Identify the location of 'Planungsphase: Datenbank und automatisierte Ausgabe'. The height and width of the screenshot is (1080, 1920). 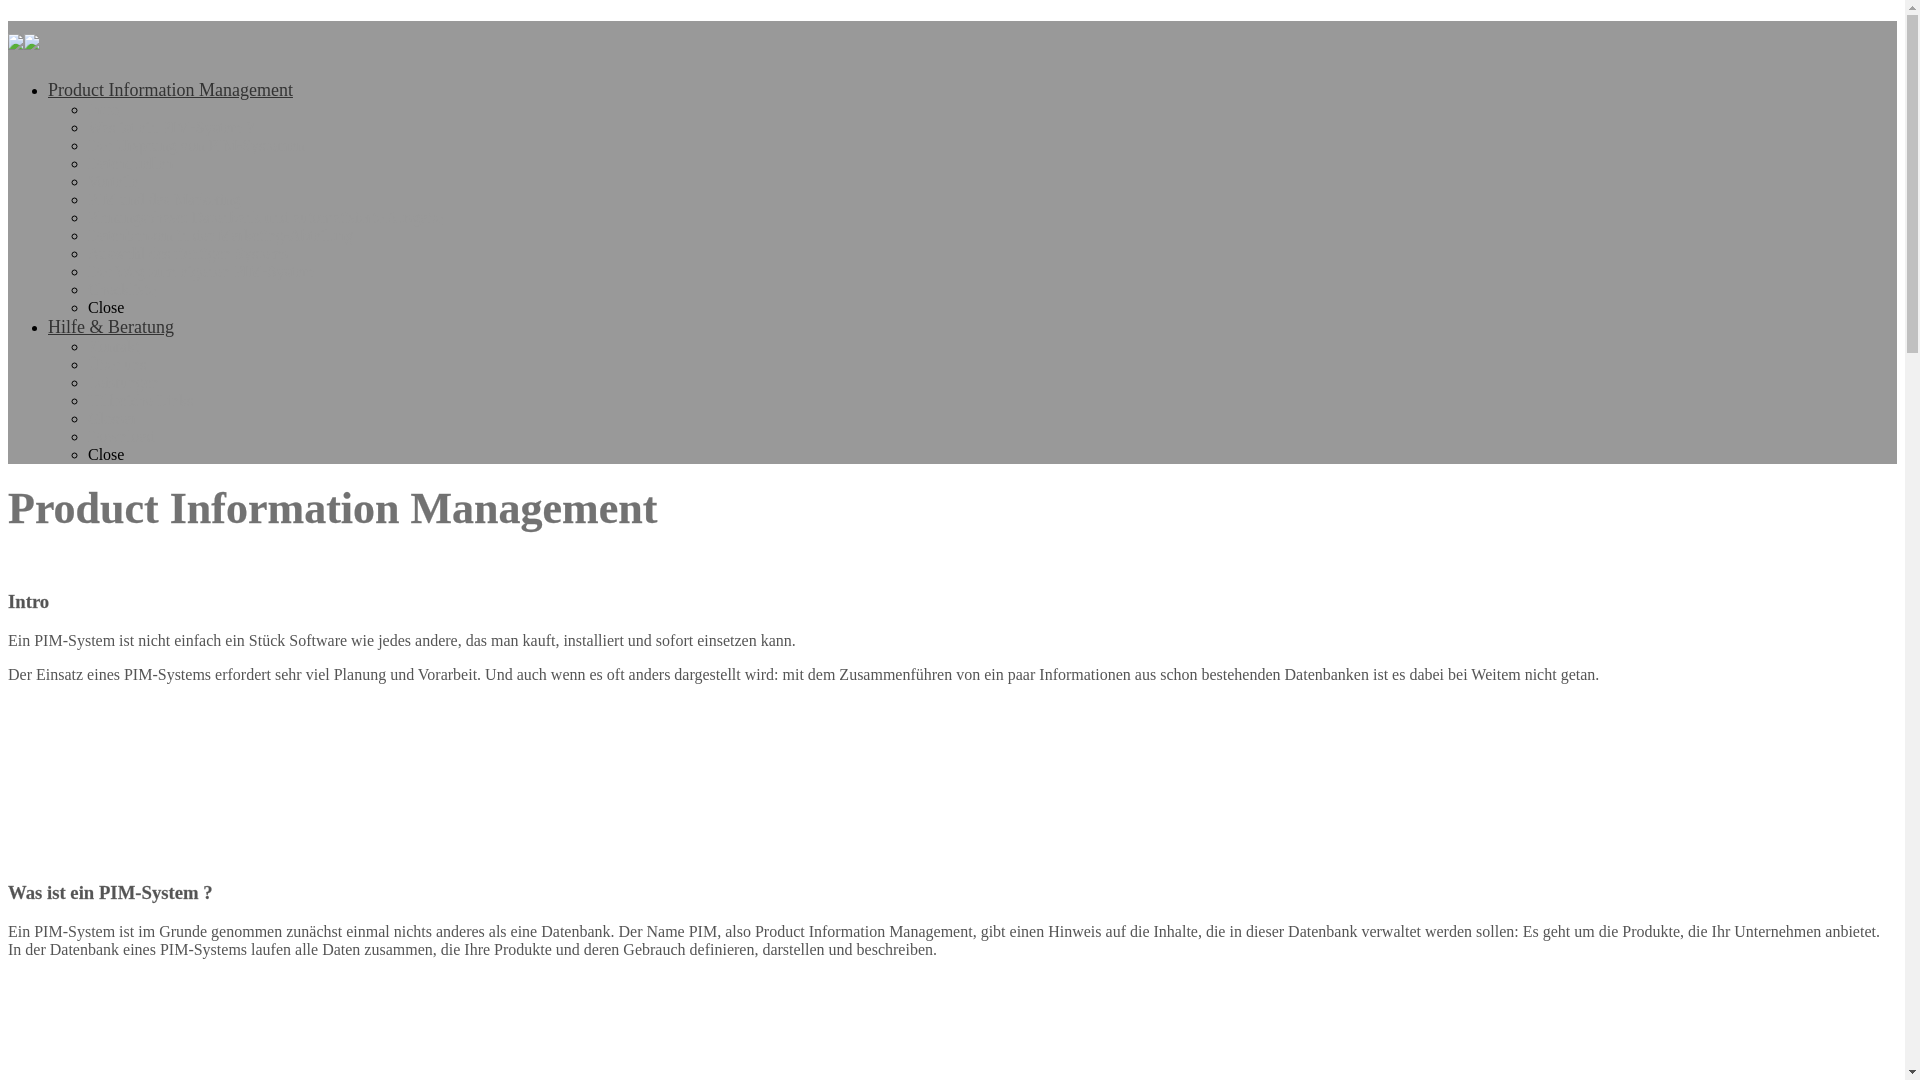
(264, 217).